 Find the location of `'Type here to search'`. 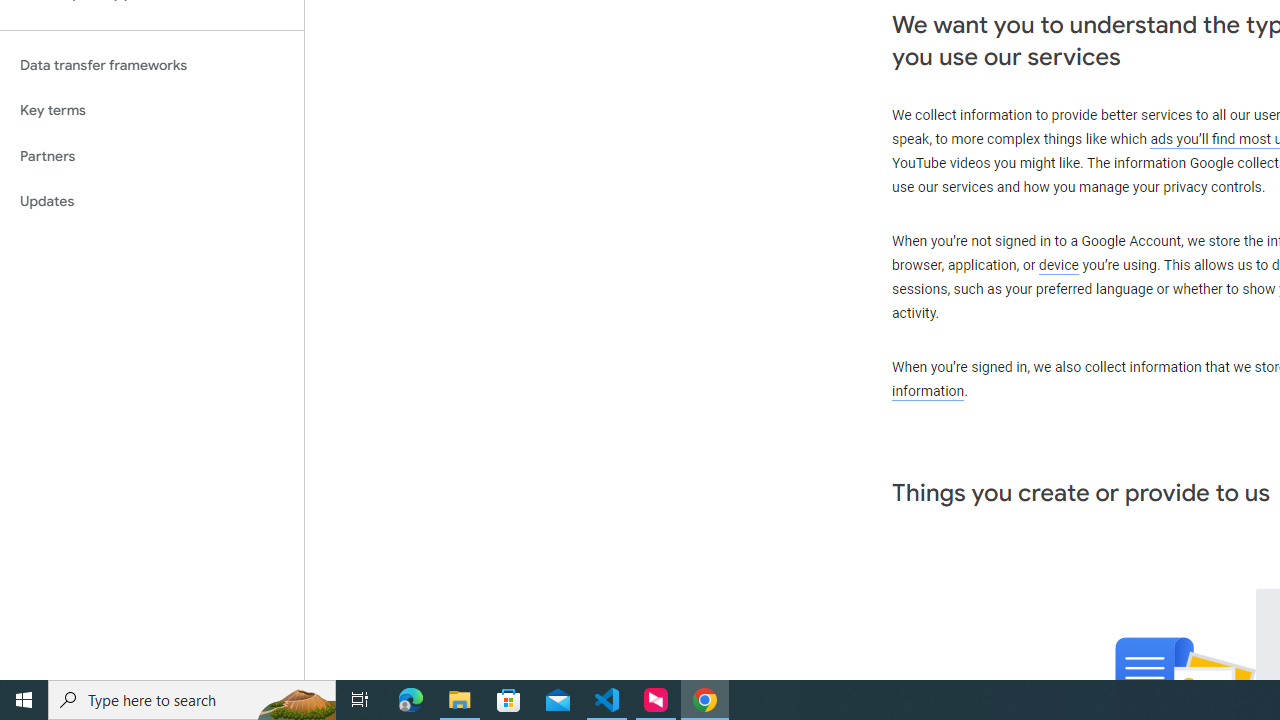

'Type here to search' is located at coordinates (192, 698).